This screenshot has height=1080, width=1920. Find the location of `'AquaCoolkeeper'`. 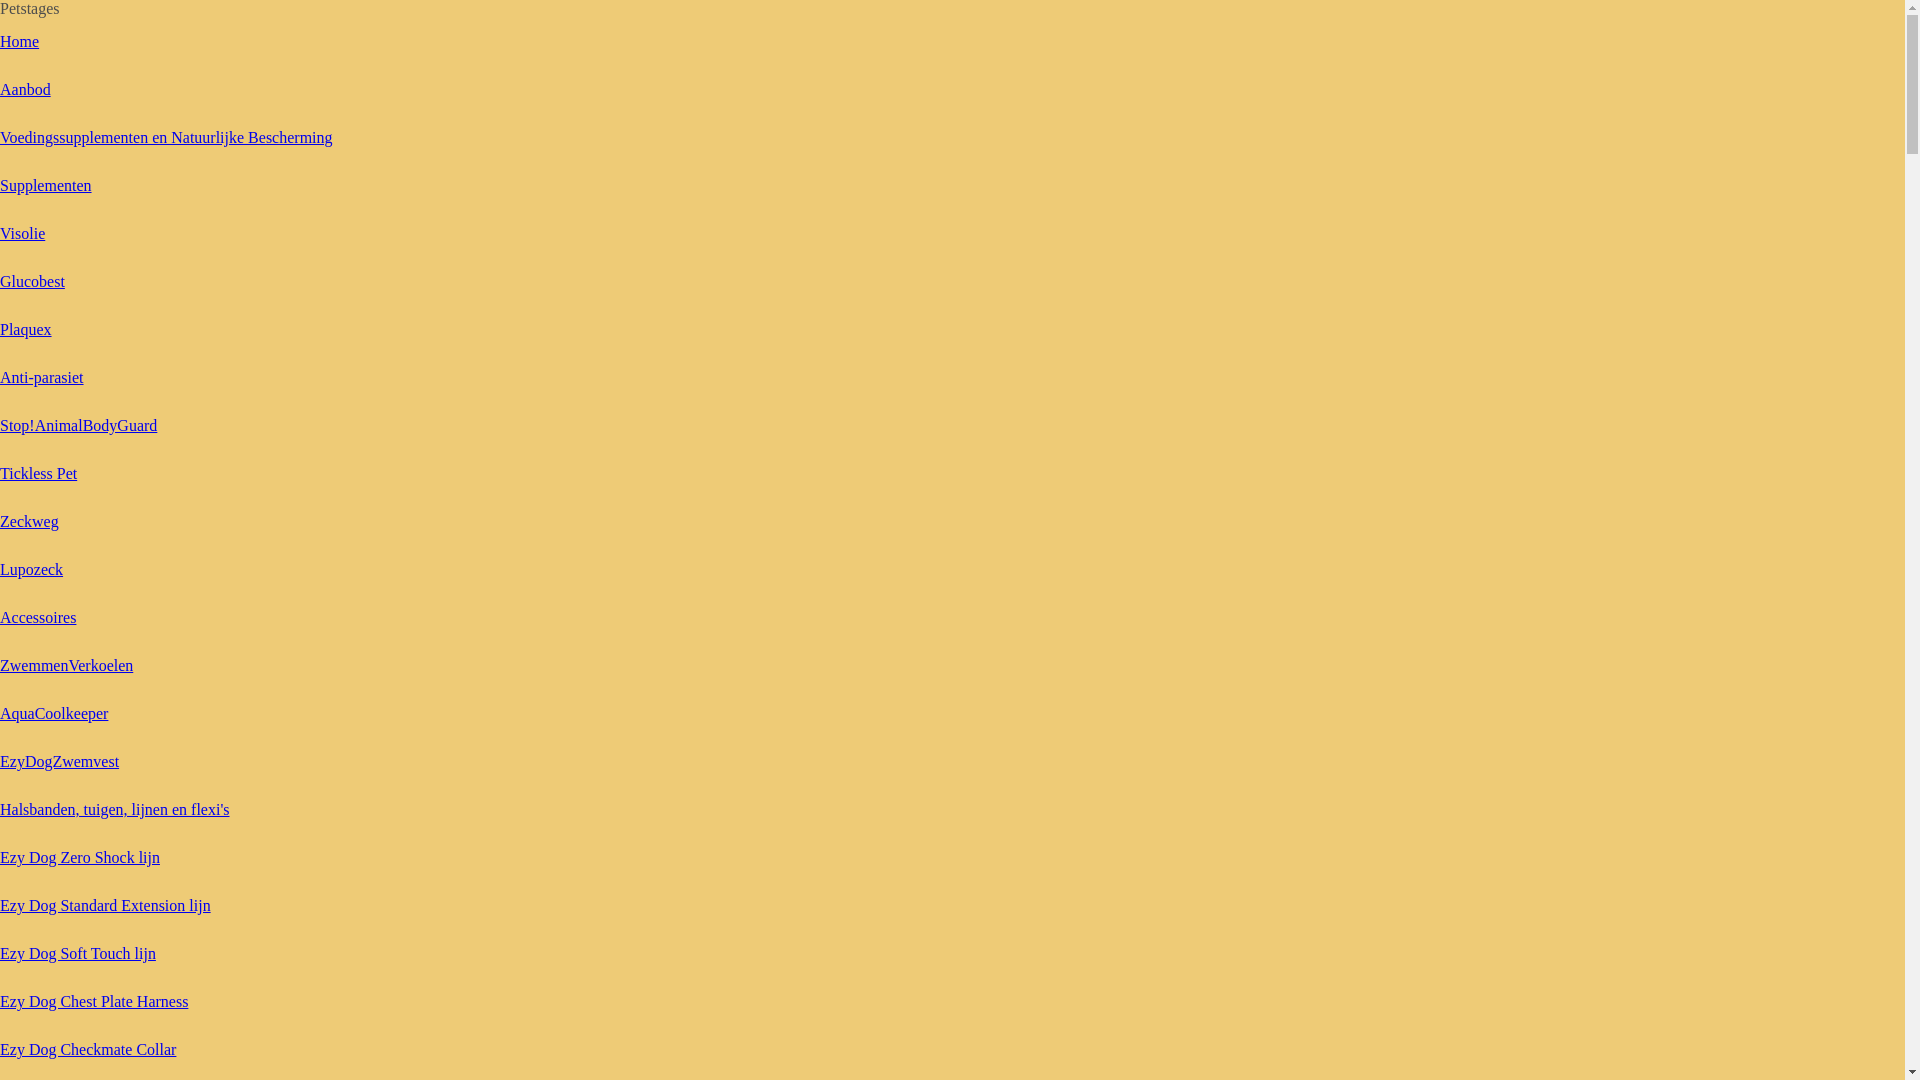

'AquaCoolkeeper' is located at coordinates (53, 712).